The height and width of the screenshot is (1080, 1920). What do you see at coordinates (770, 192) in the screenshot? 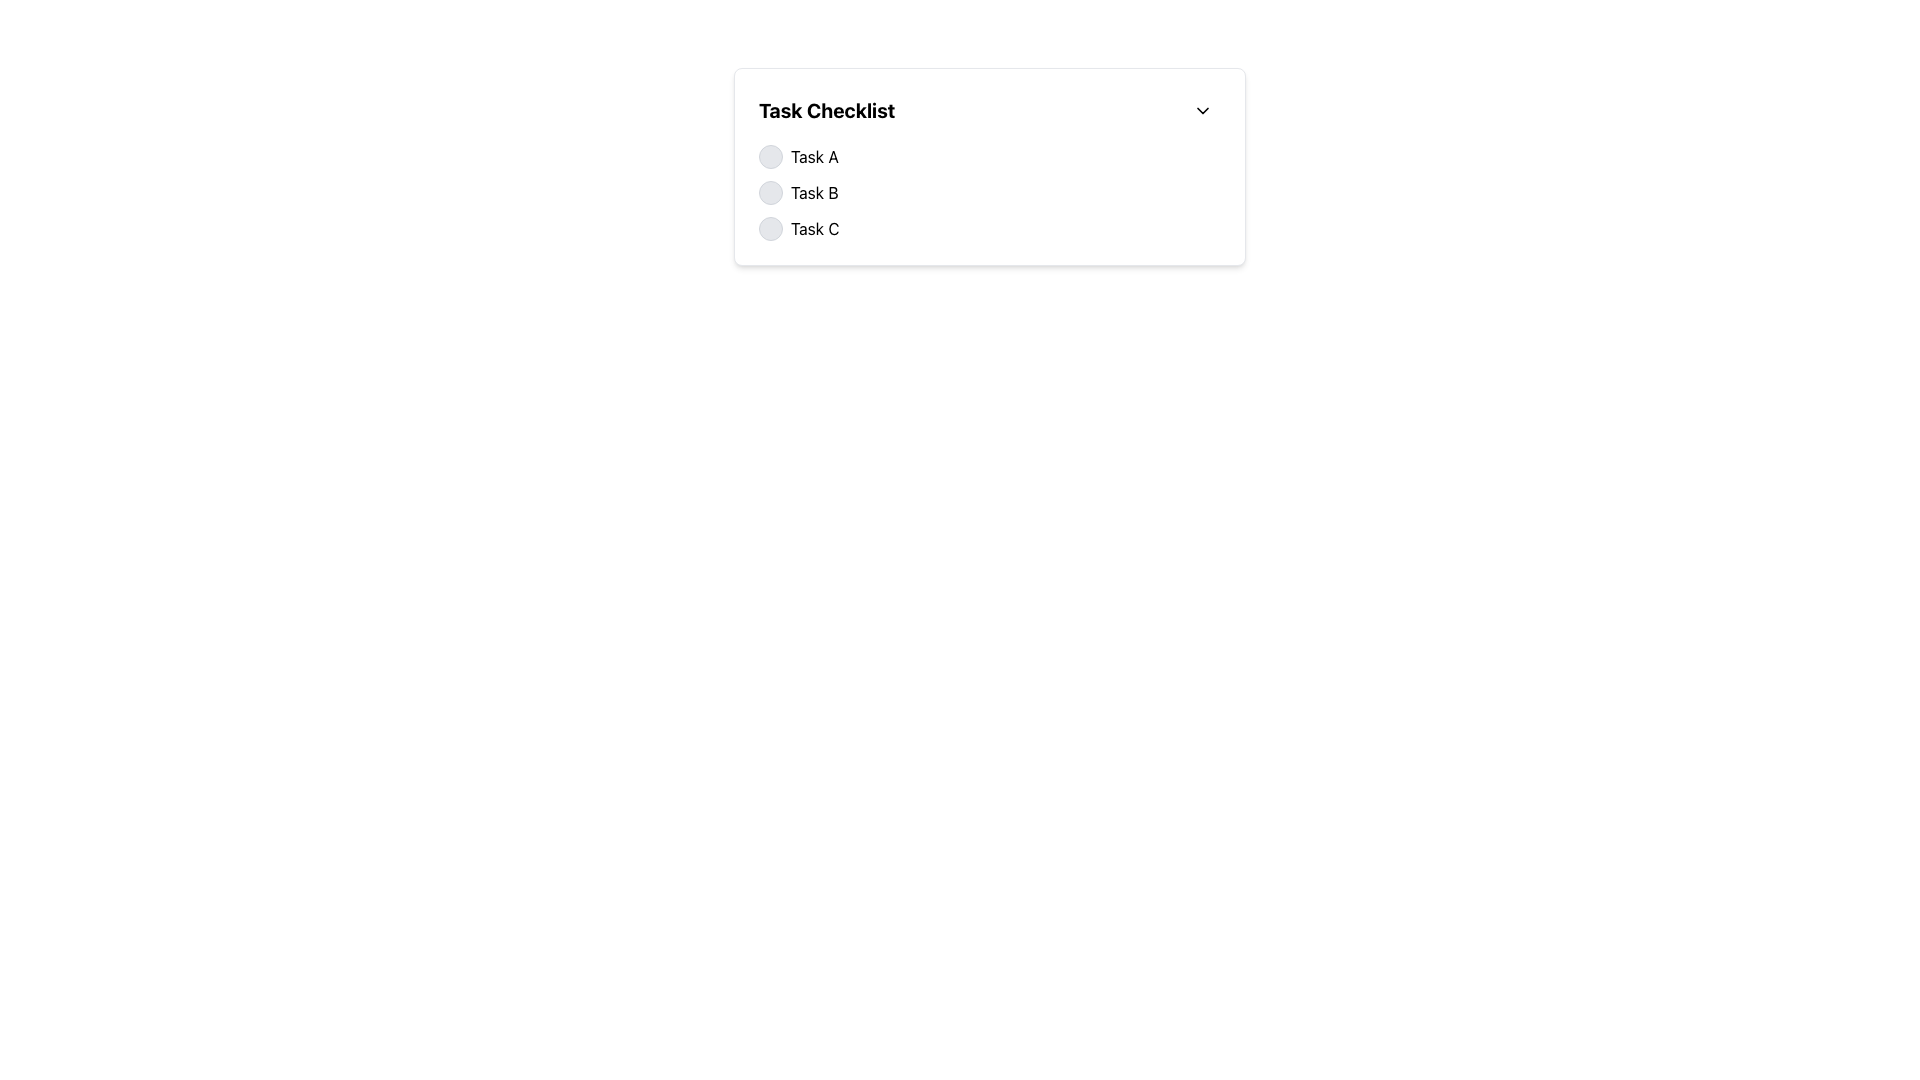
I see `the checkbox located to the left of the text 'Task B'` at bounding box center [770, 192].